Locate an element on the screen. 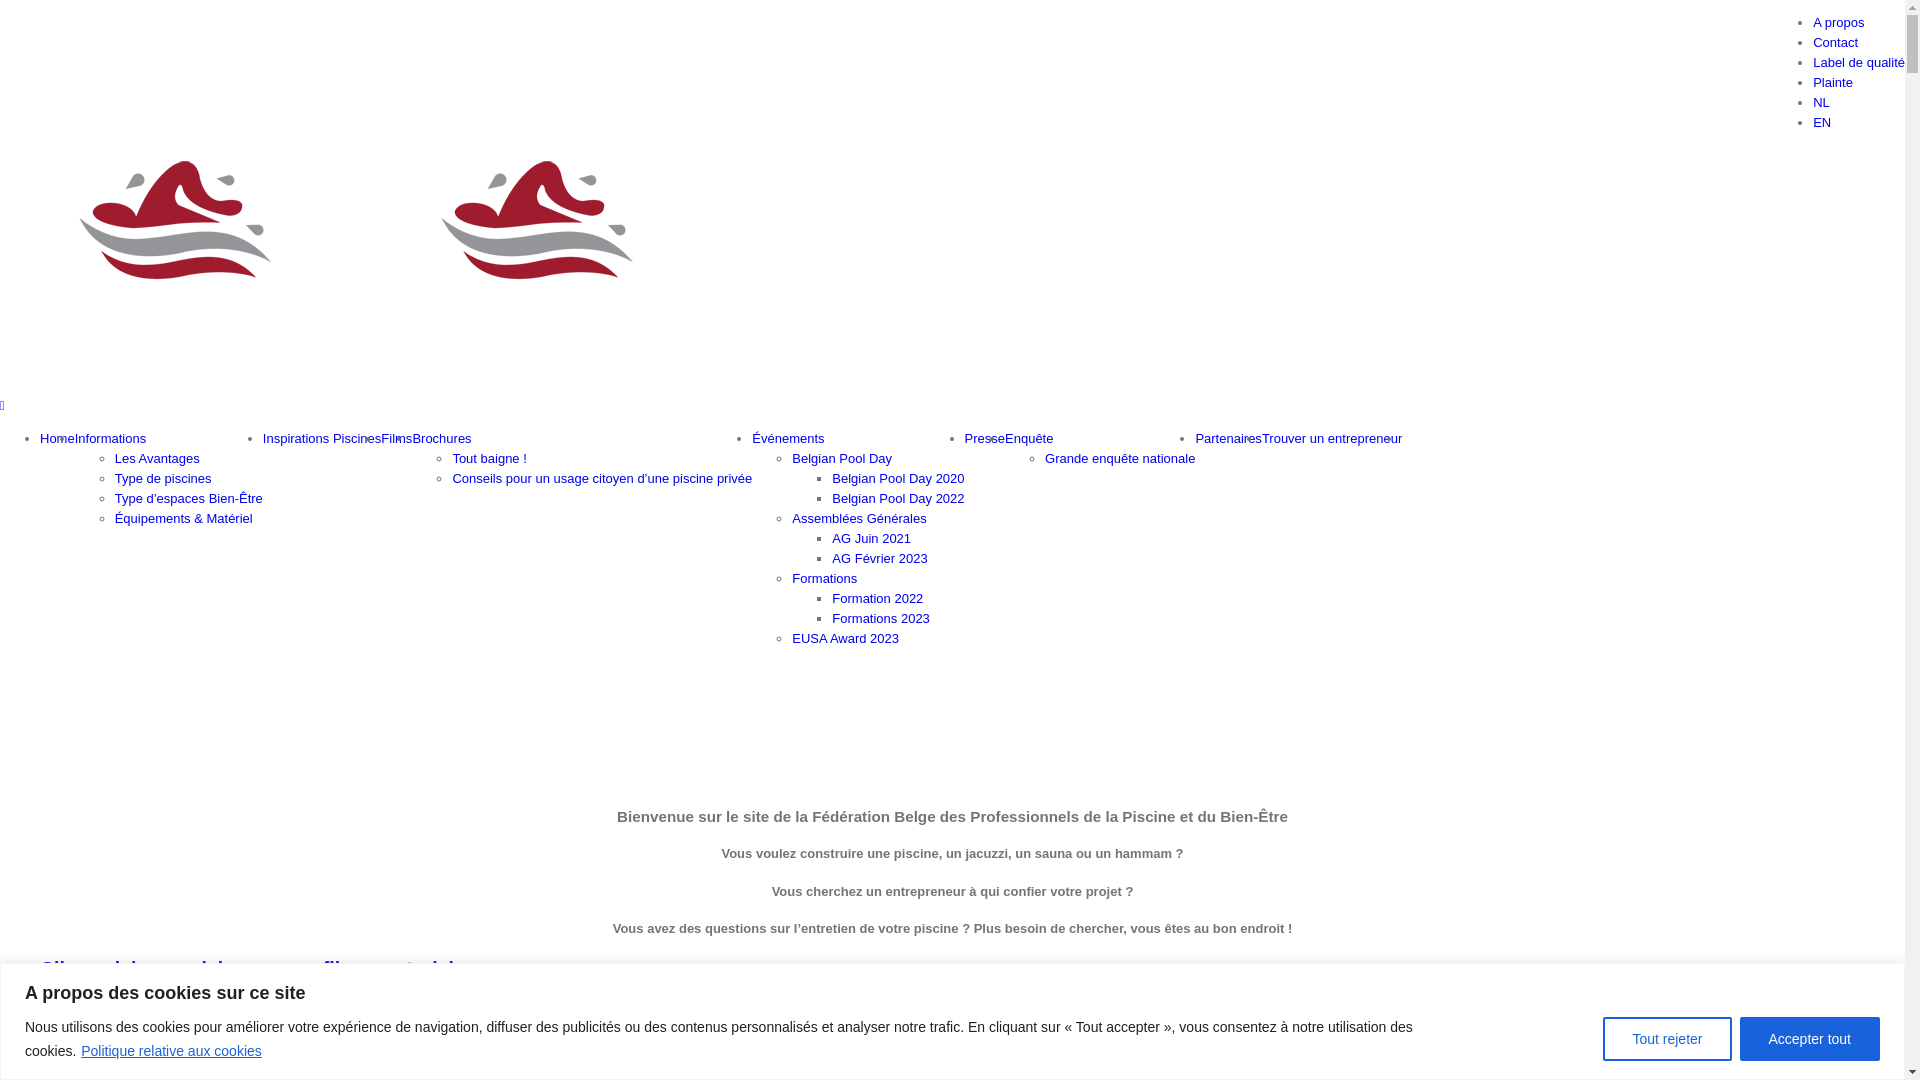  'Partenaires' is located at coordinates (1195, 437).